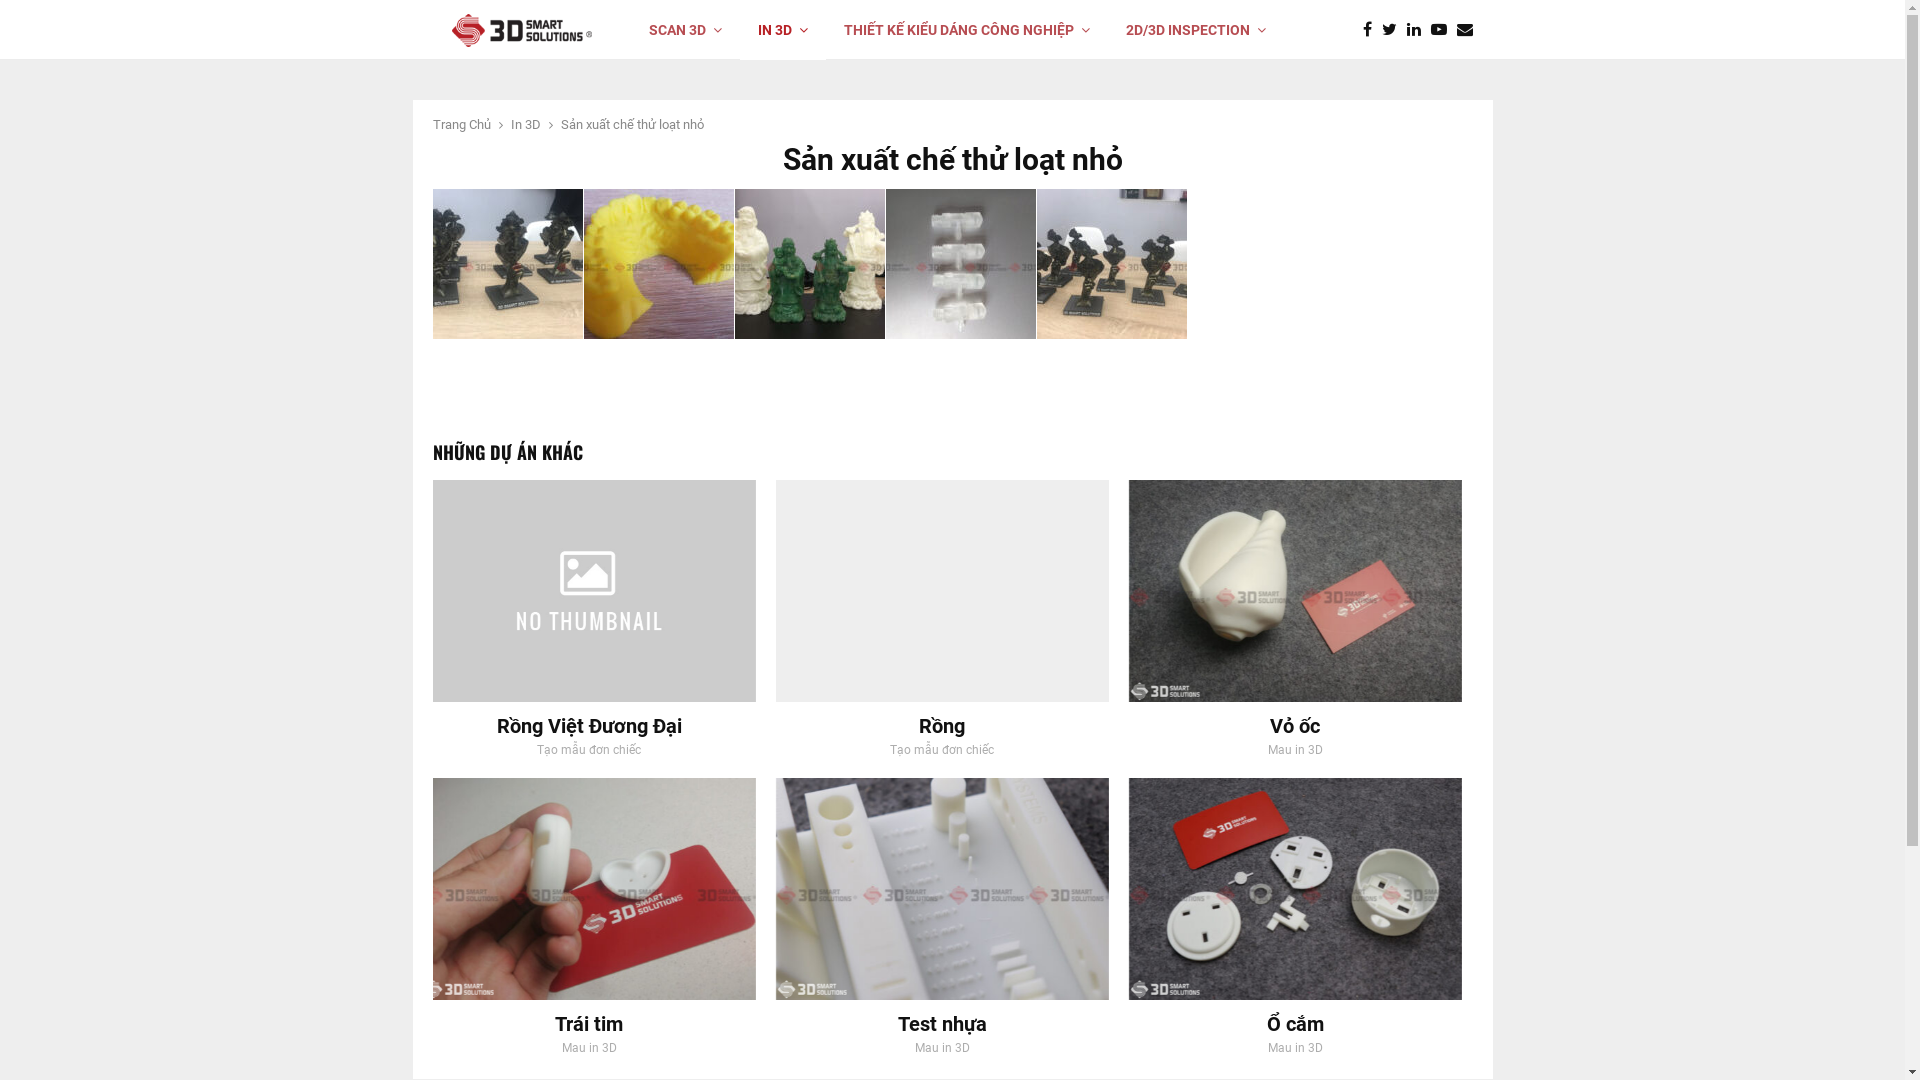  Describe the element at coordinates (1393, 30) in the screenshot. I see `'Twitter'` at that location.